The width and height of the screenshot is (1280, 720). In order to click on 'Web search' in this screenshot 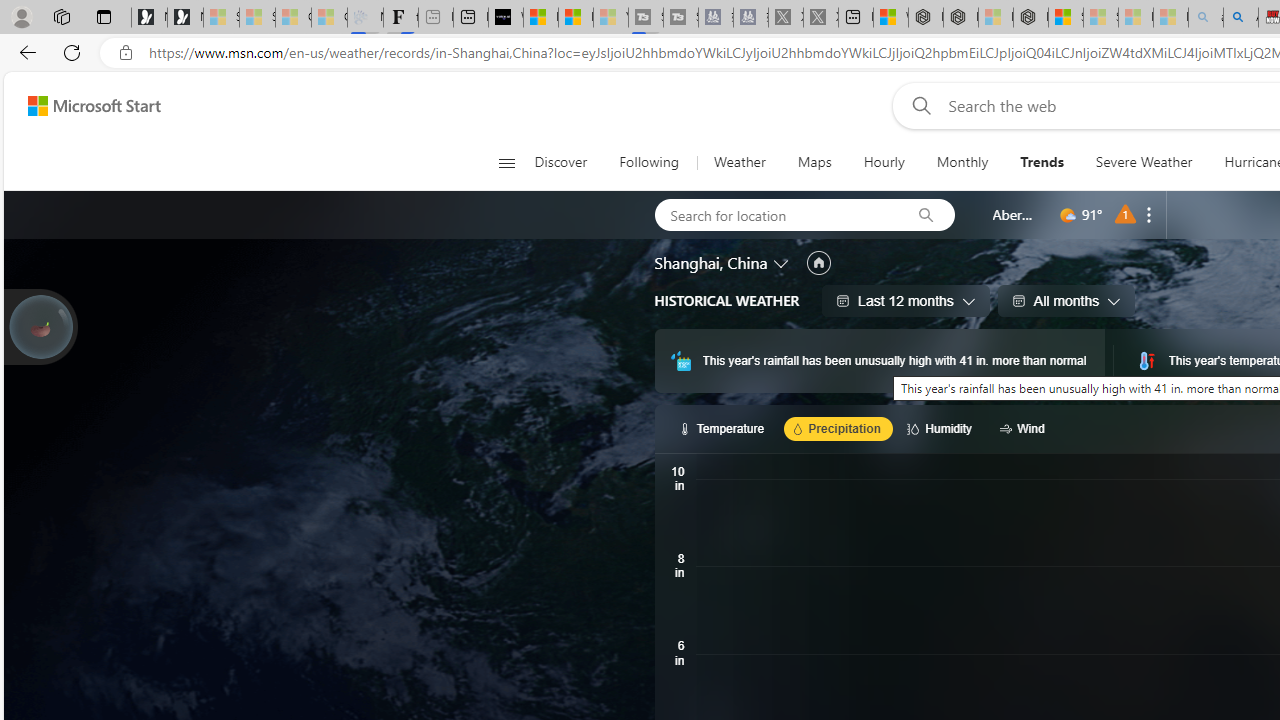, I will do `click(916, 105)`.